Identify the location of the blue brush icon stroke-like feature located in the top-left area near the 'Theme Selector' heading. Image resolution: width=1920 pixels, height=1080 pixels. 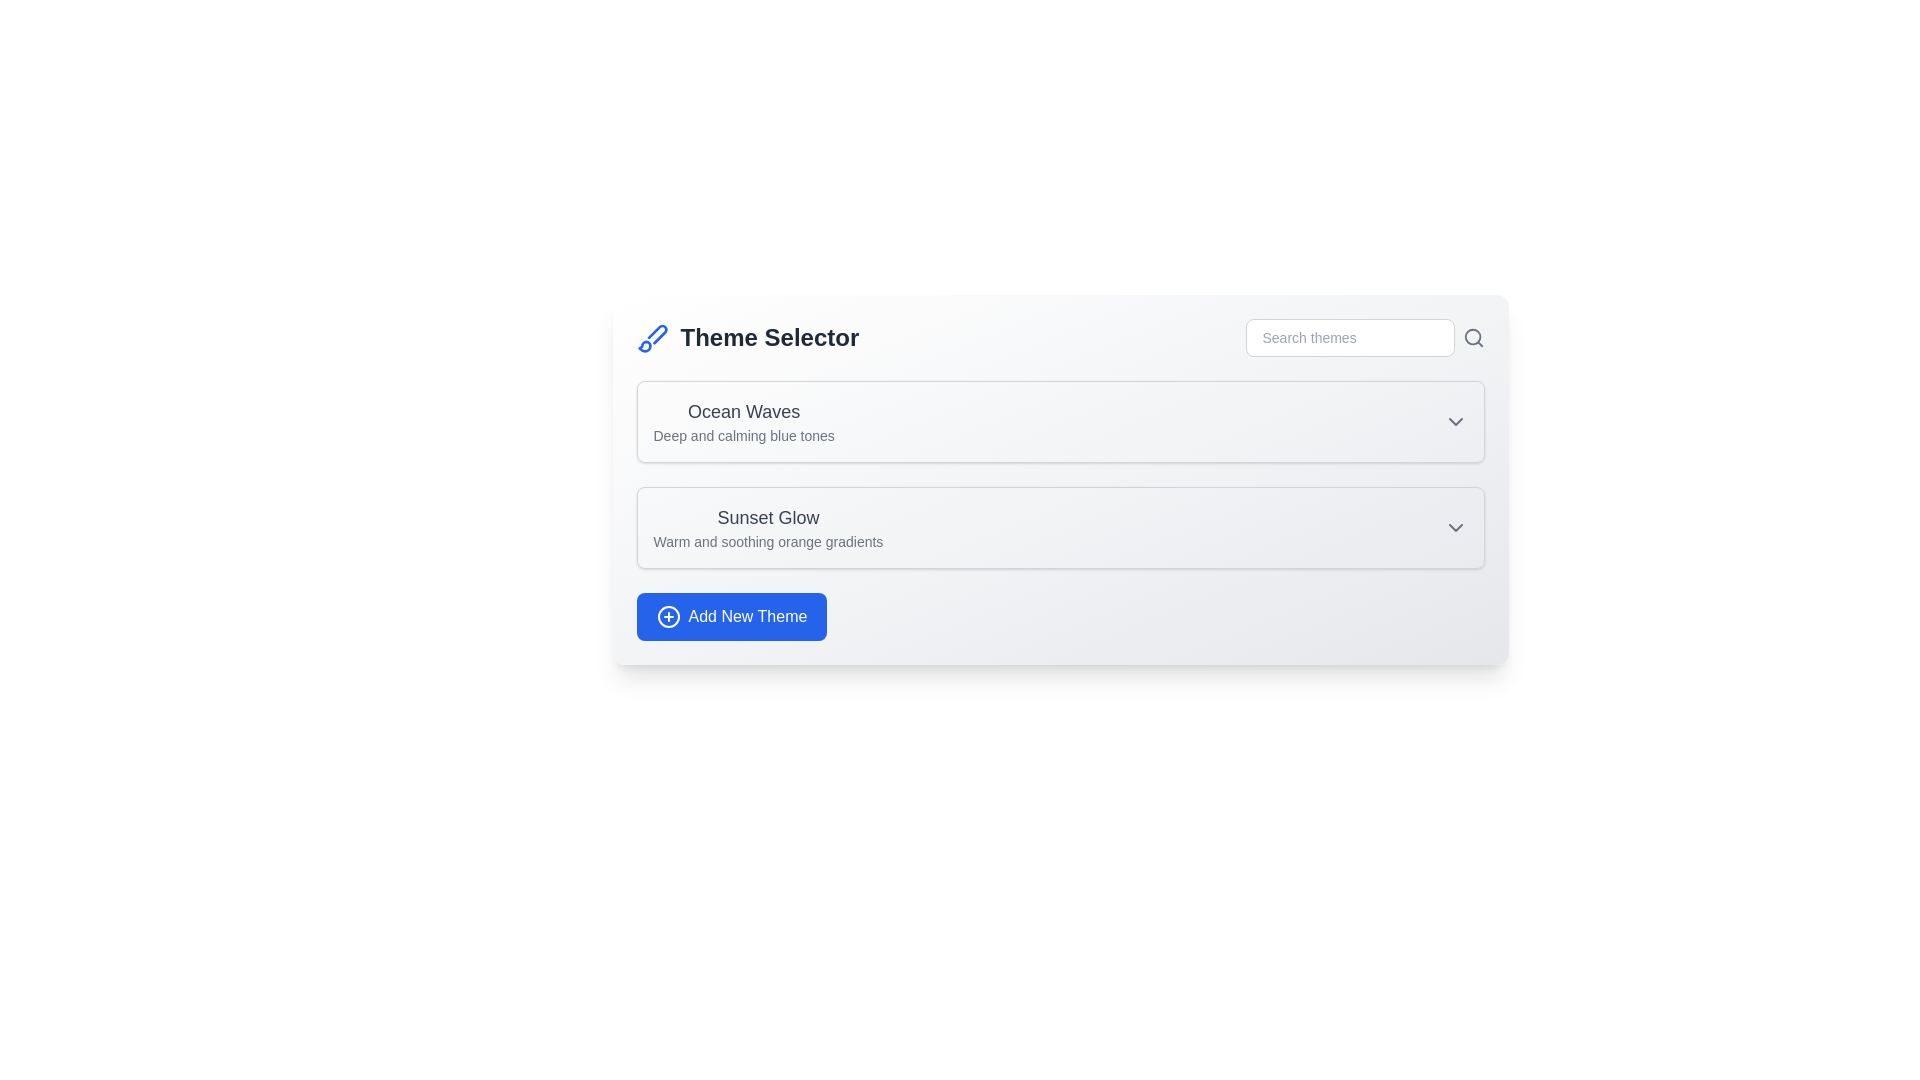
(657, 333).